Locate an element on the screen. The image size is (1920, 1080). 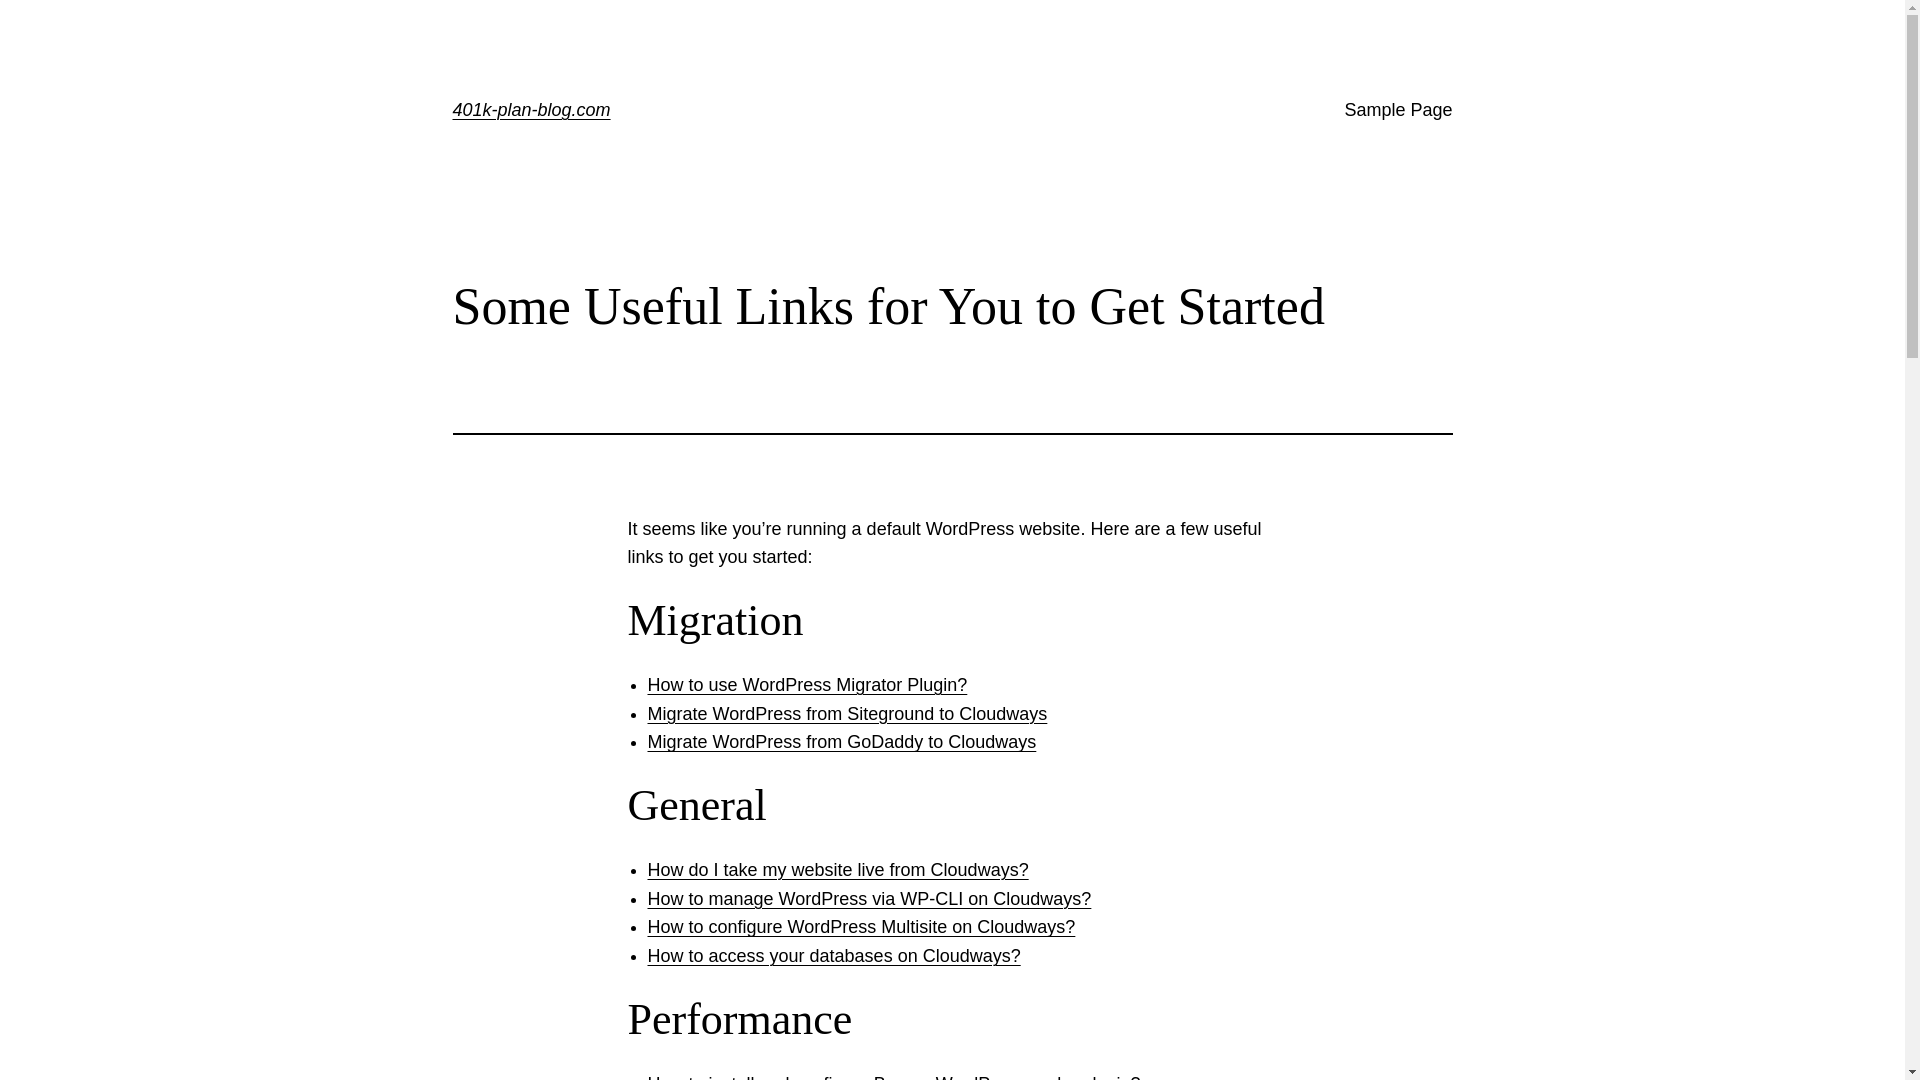
'Sample Page' is located at coordinates (1396, 110).